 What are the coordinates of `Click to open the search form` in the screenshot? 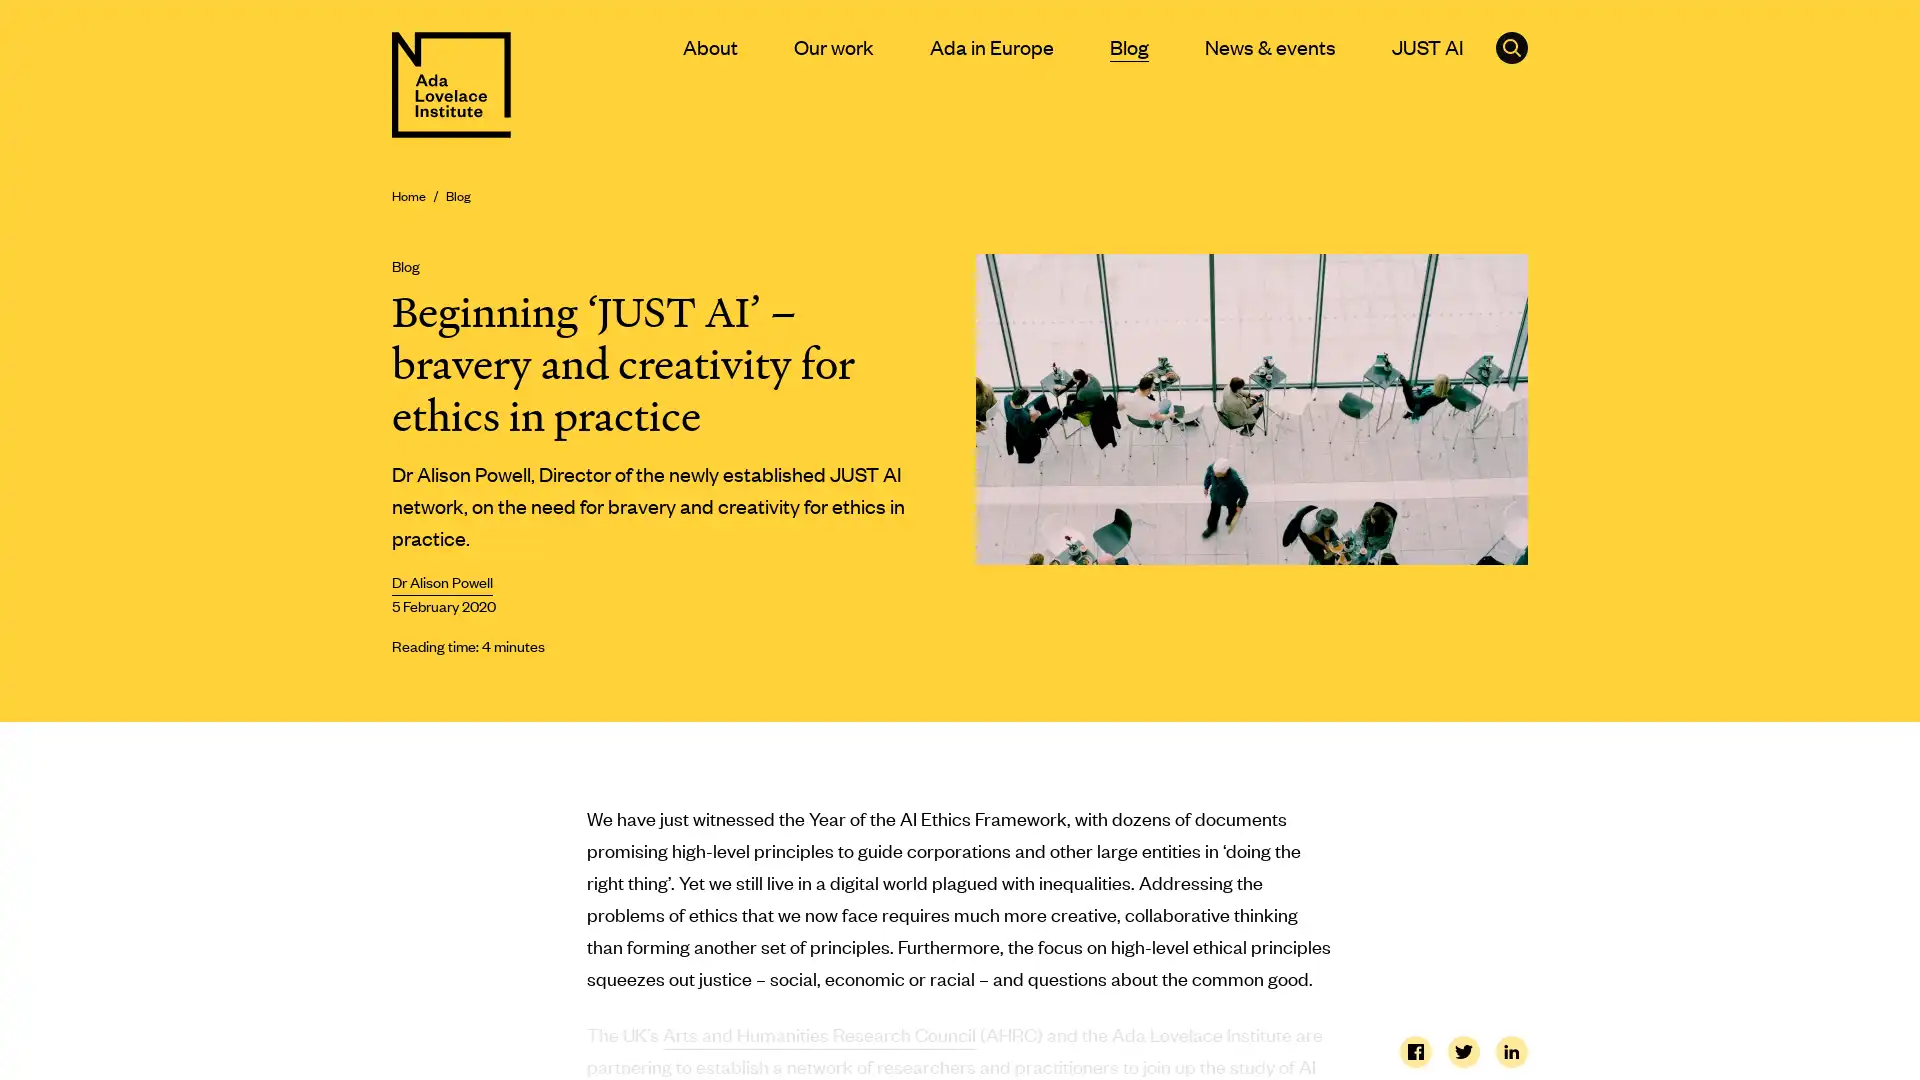 It's located at (1512, 46).